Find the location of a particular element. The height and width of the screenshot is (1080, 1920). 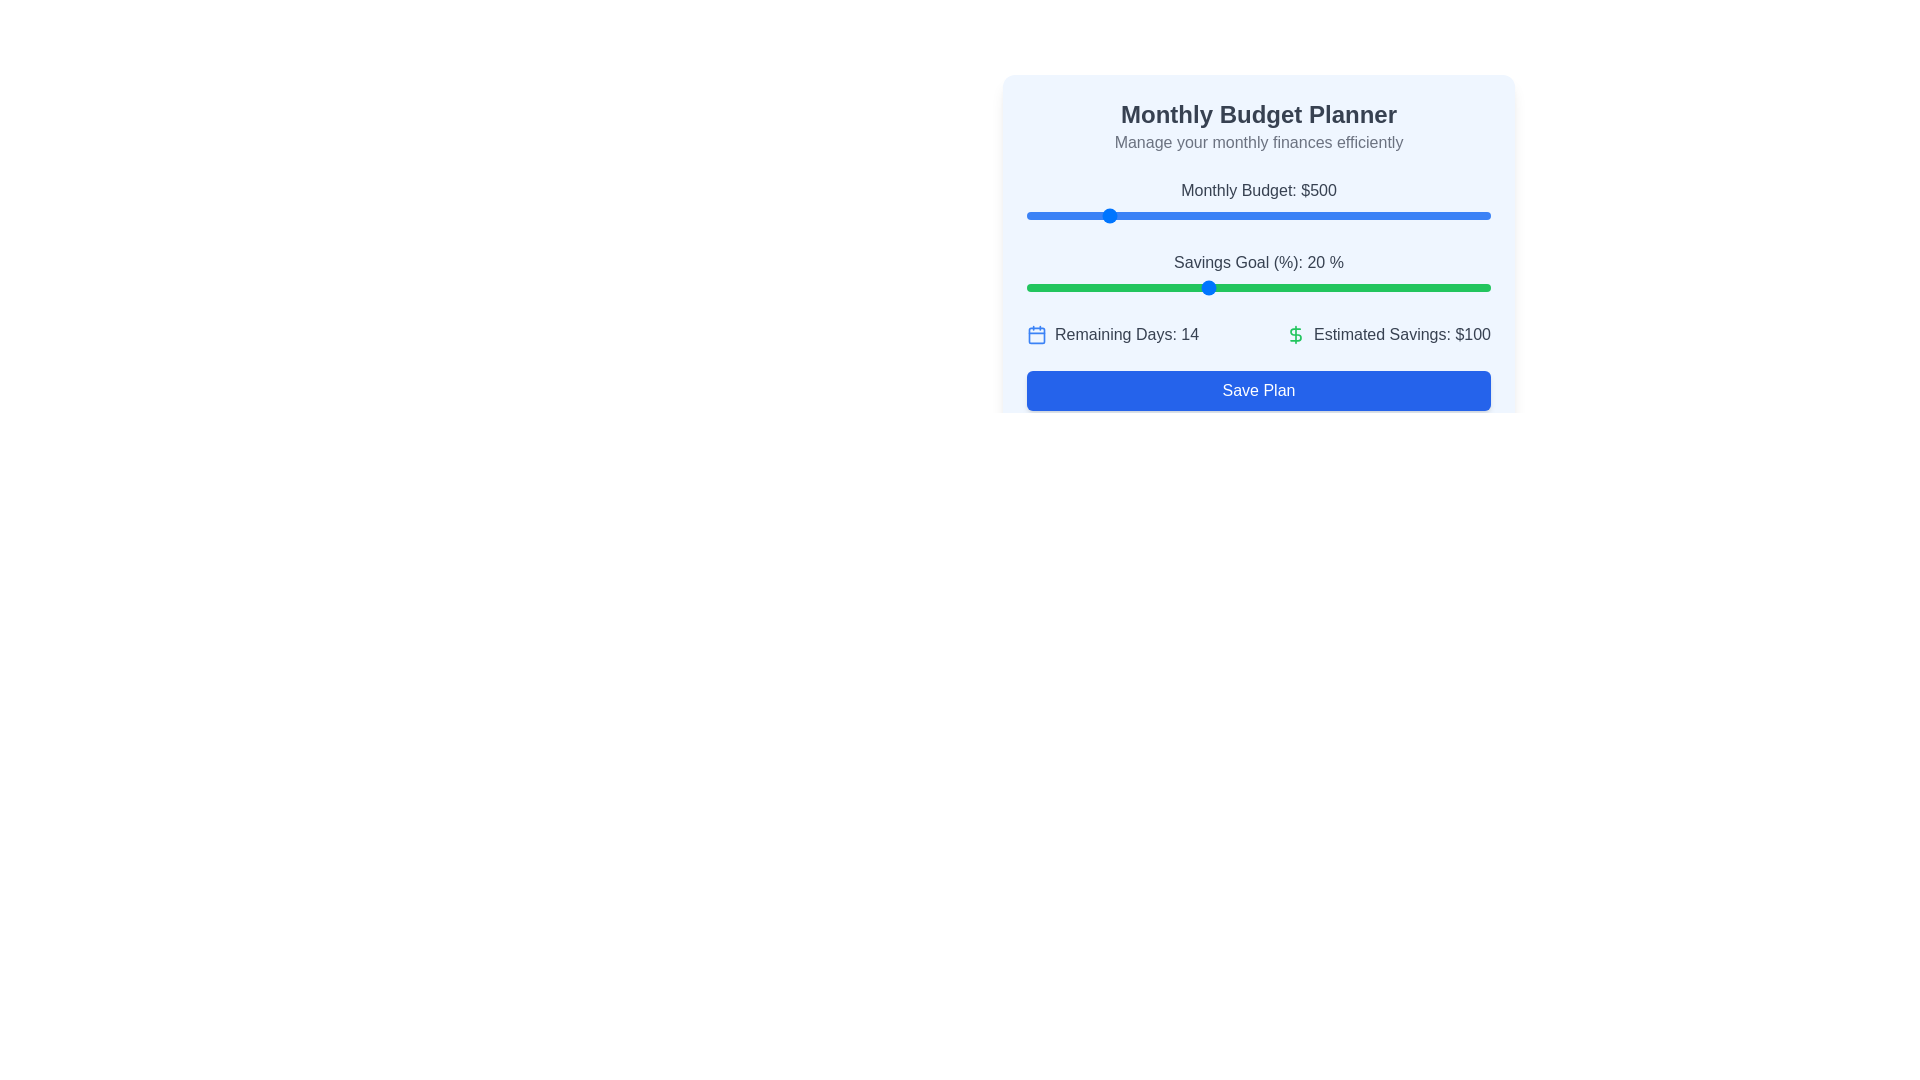

the range slider to adjust the savings goal percentage value, which is positioned below the text 'Savings Goal (%): 20 %' and above 'Remaining Days: 14' is located at coordinates (1257, 288).